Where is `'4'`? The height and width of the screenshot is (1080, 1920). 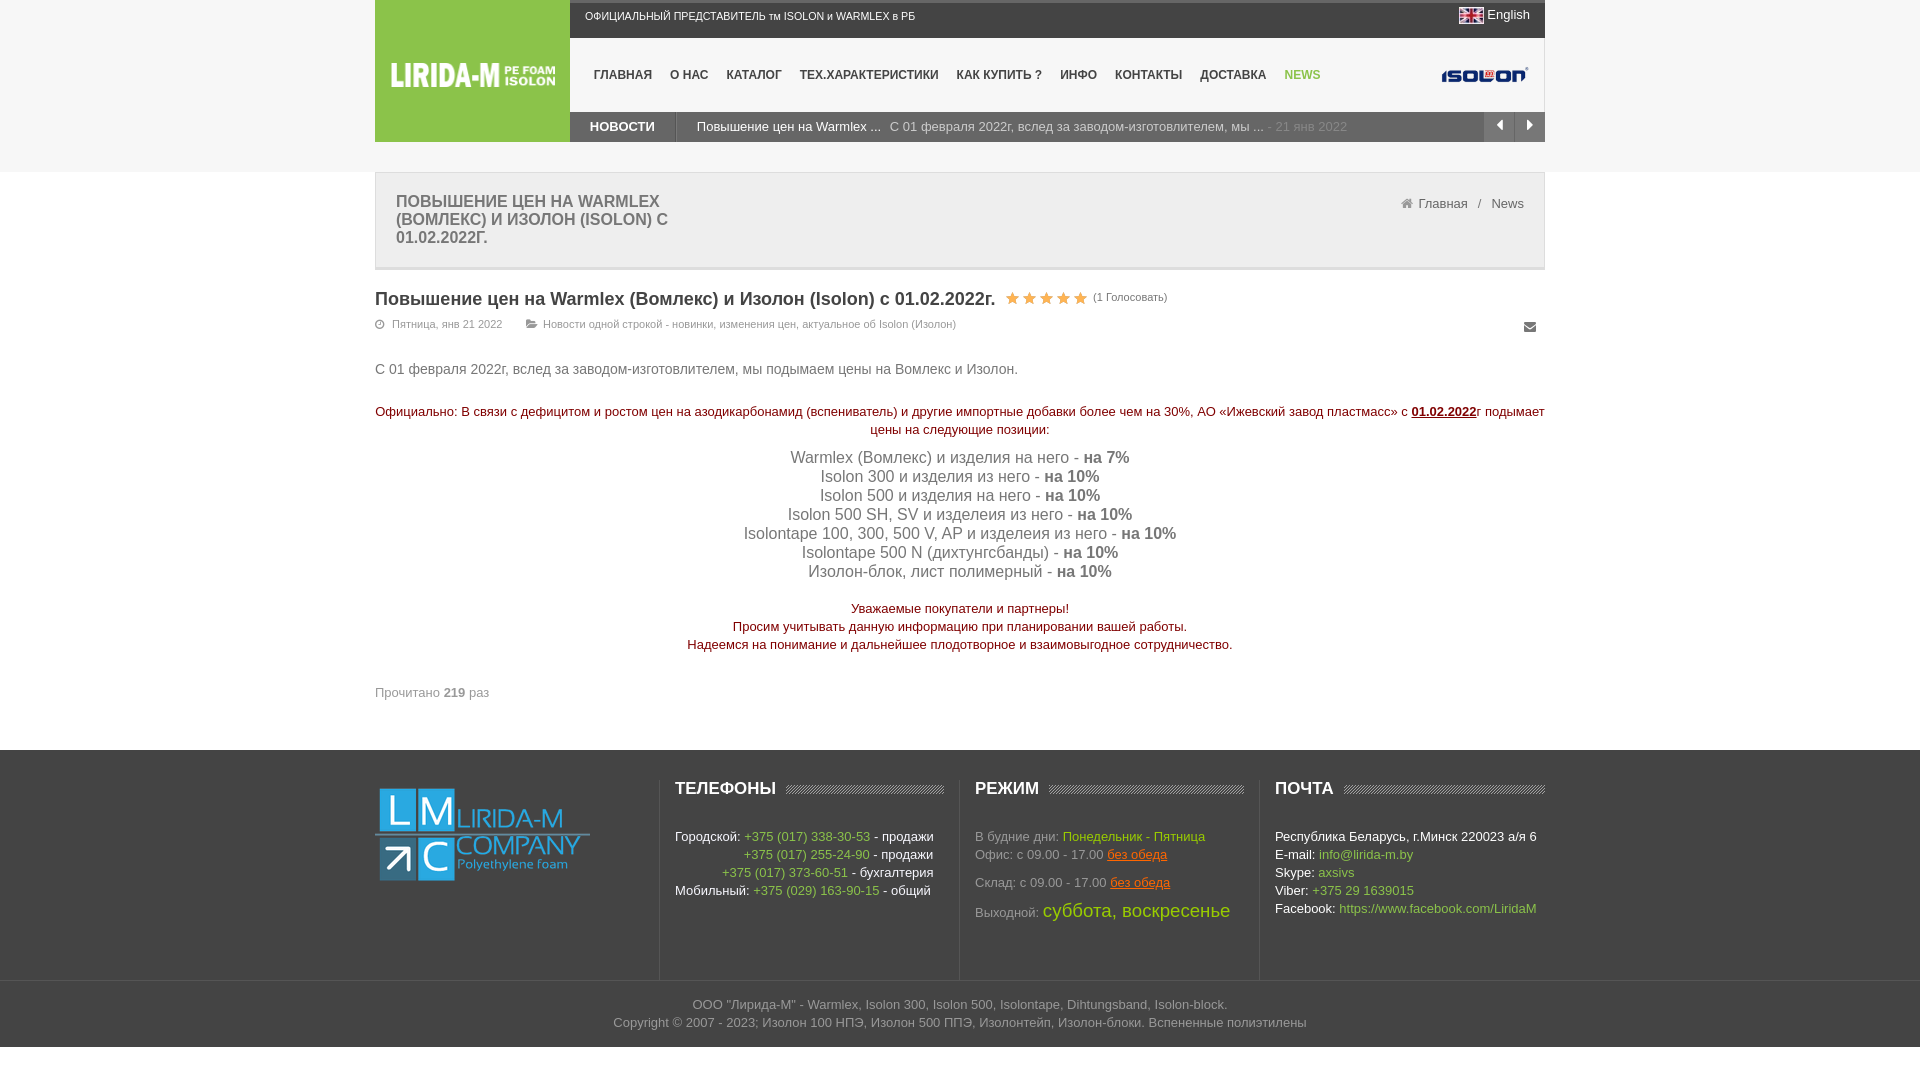 '4' is located at coordinates (1003, 297).